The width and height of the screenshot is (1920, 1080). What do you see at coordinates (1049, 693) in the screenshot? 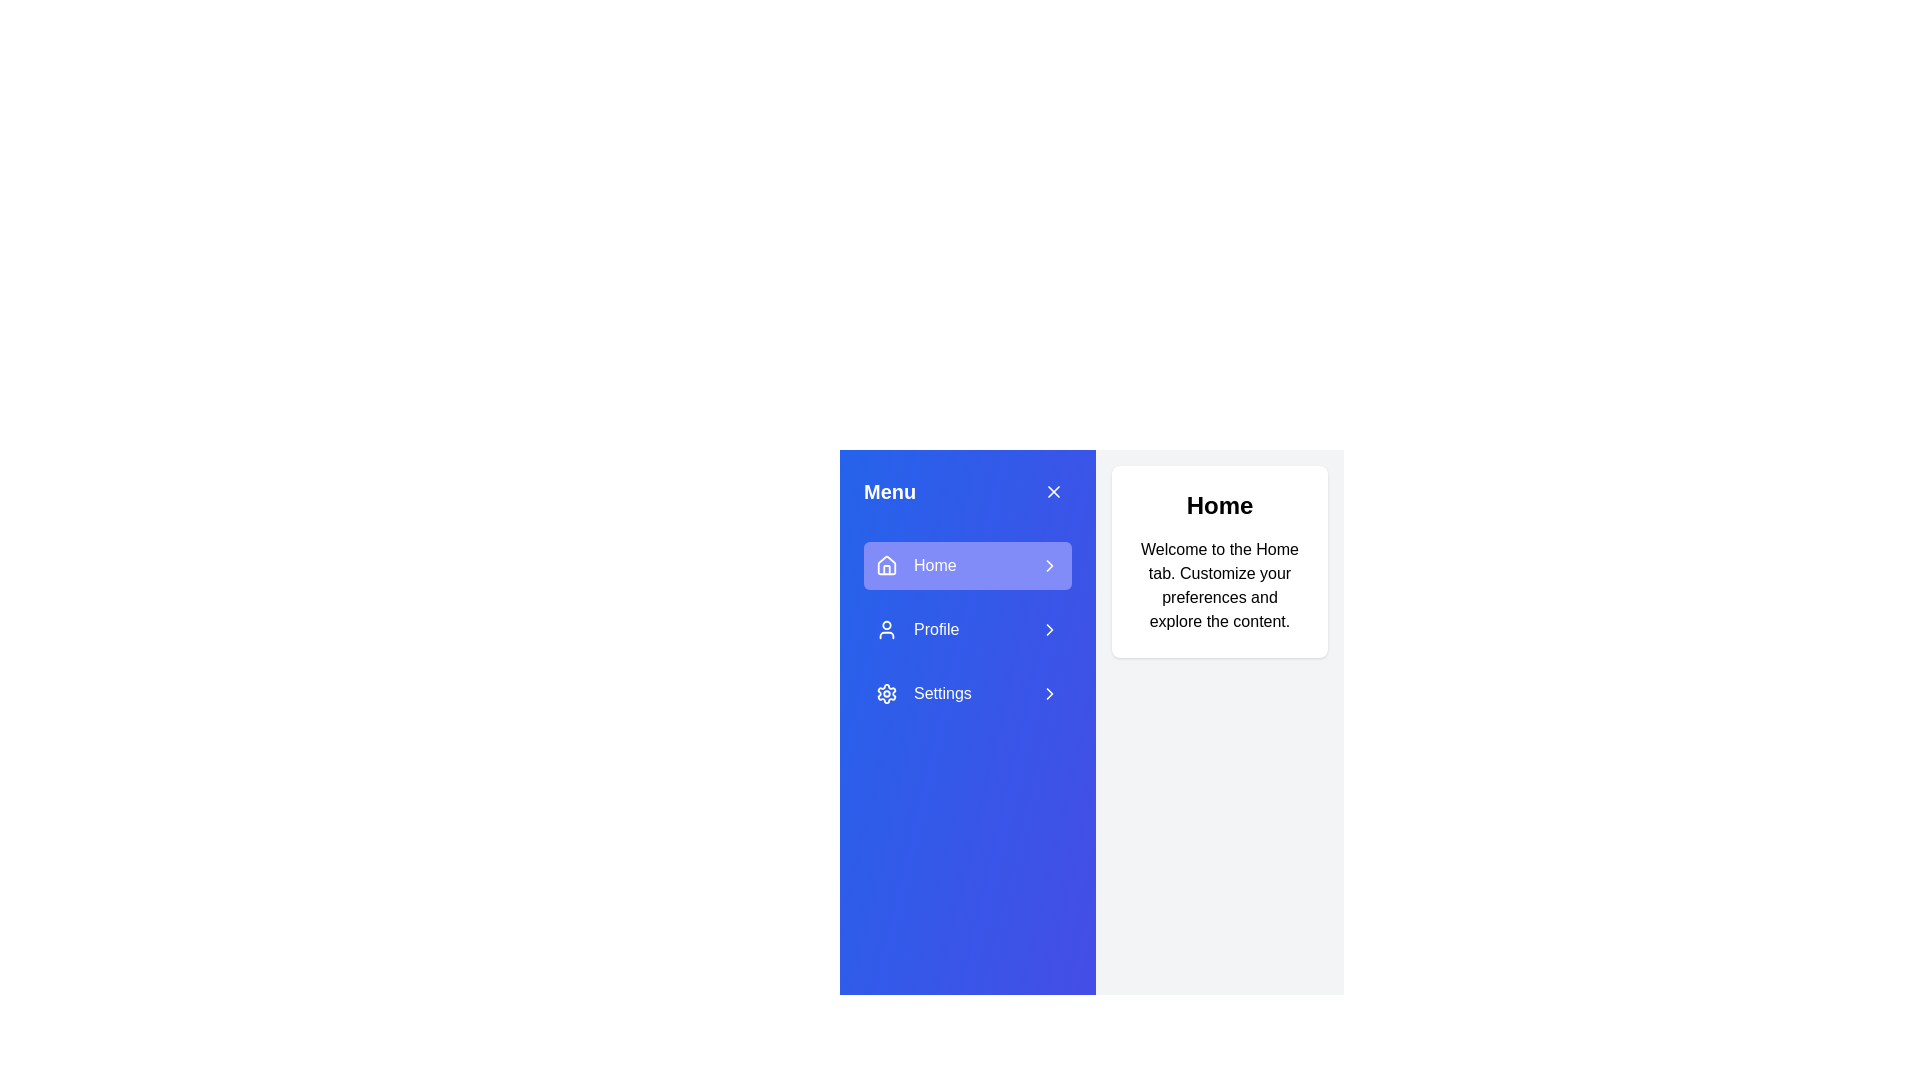
I see `the submenu icon located to the far right of the 'Settings' text and icon` at bounding box center [1049, 693].